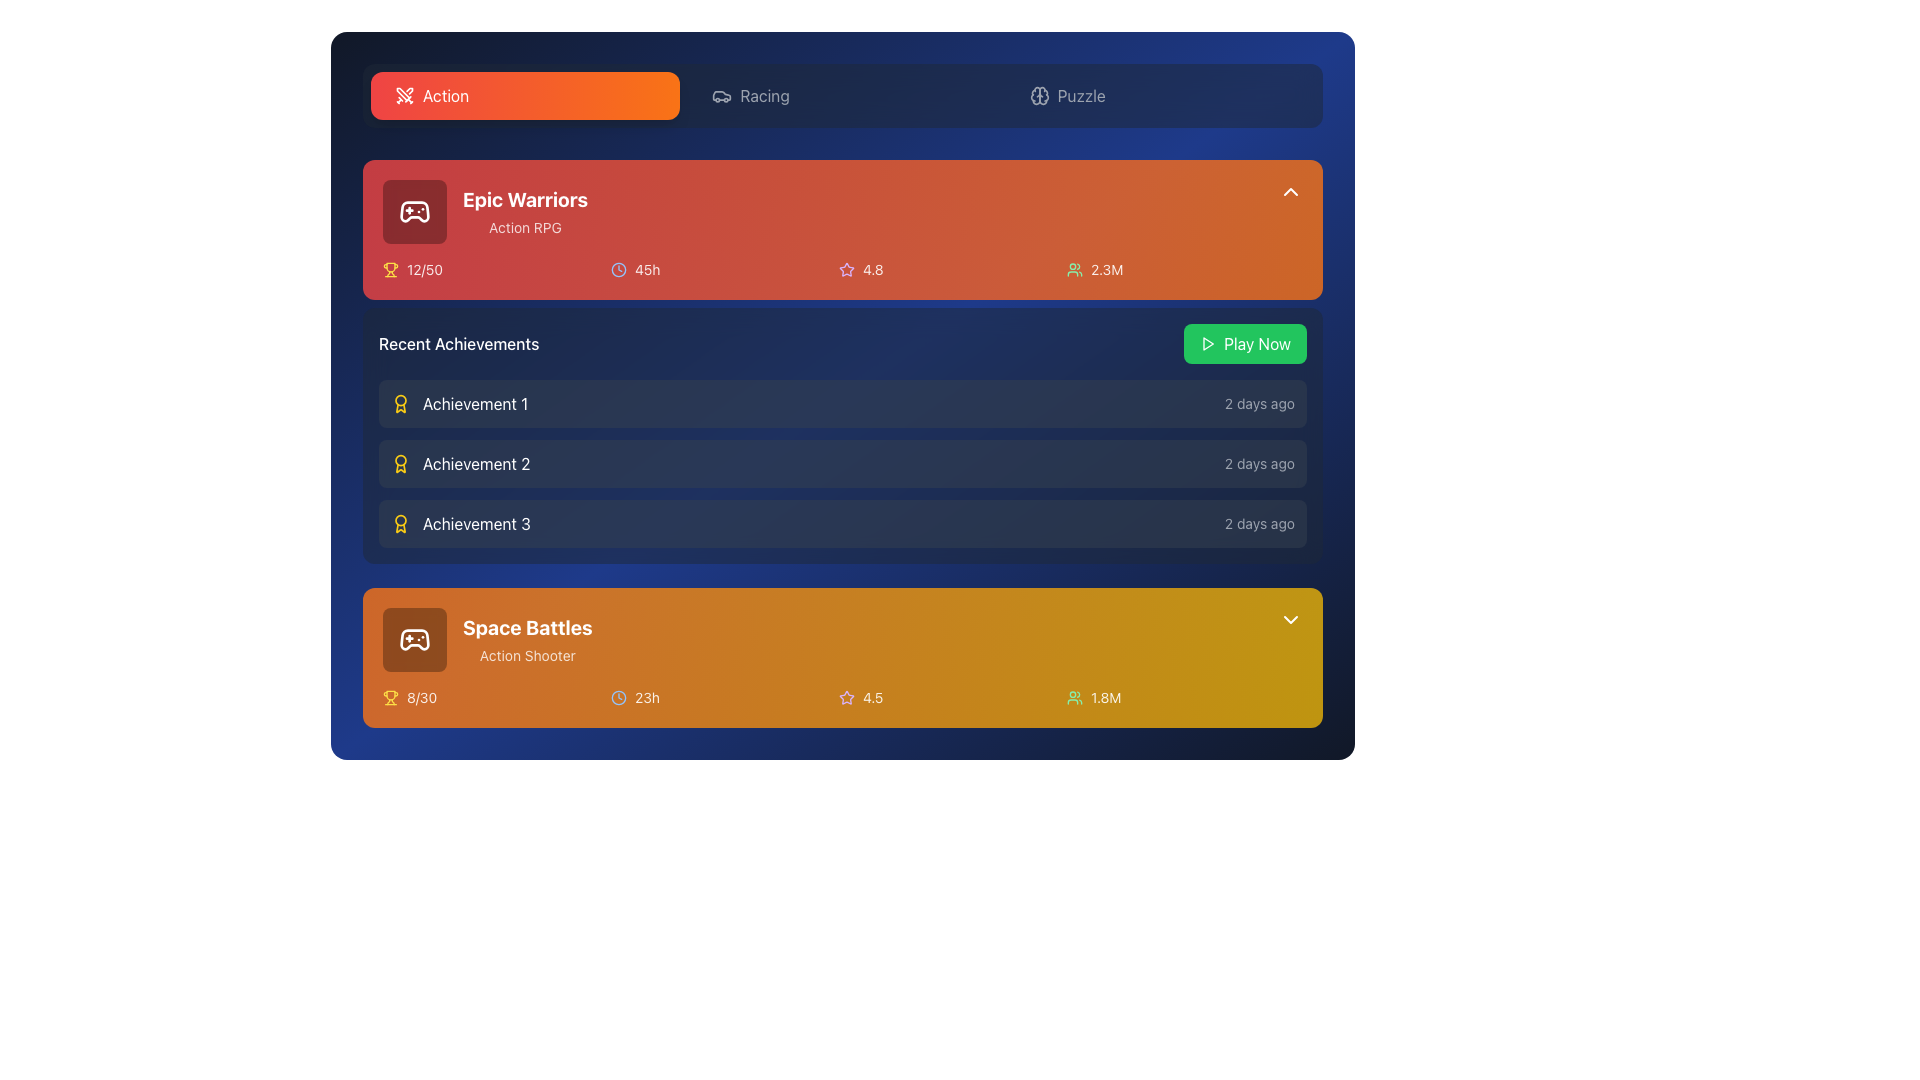 The image size is (1920, 1080). Describe the element at coordinates (400, 404) in the screenshot. I see `the Decorative icon styled as a medal or award symbol, which has a yellow outline and is located at the top-left of the 'Achievement 1' entry in the 'Recent Achievements' section` at that location.